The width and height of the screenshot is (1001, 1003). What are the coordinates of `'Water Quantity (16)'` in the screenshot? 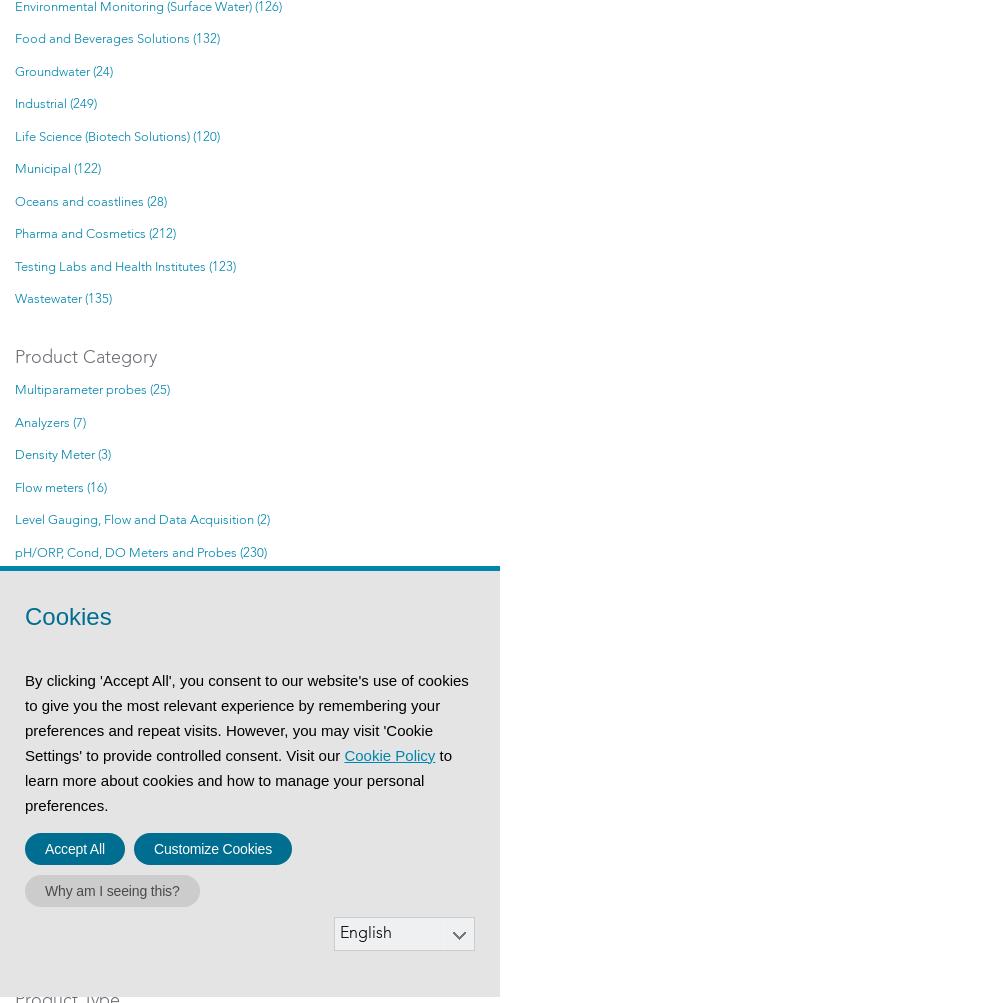 It's located at (69, 941).